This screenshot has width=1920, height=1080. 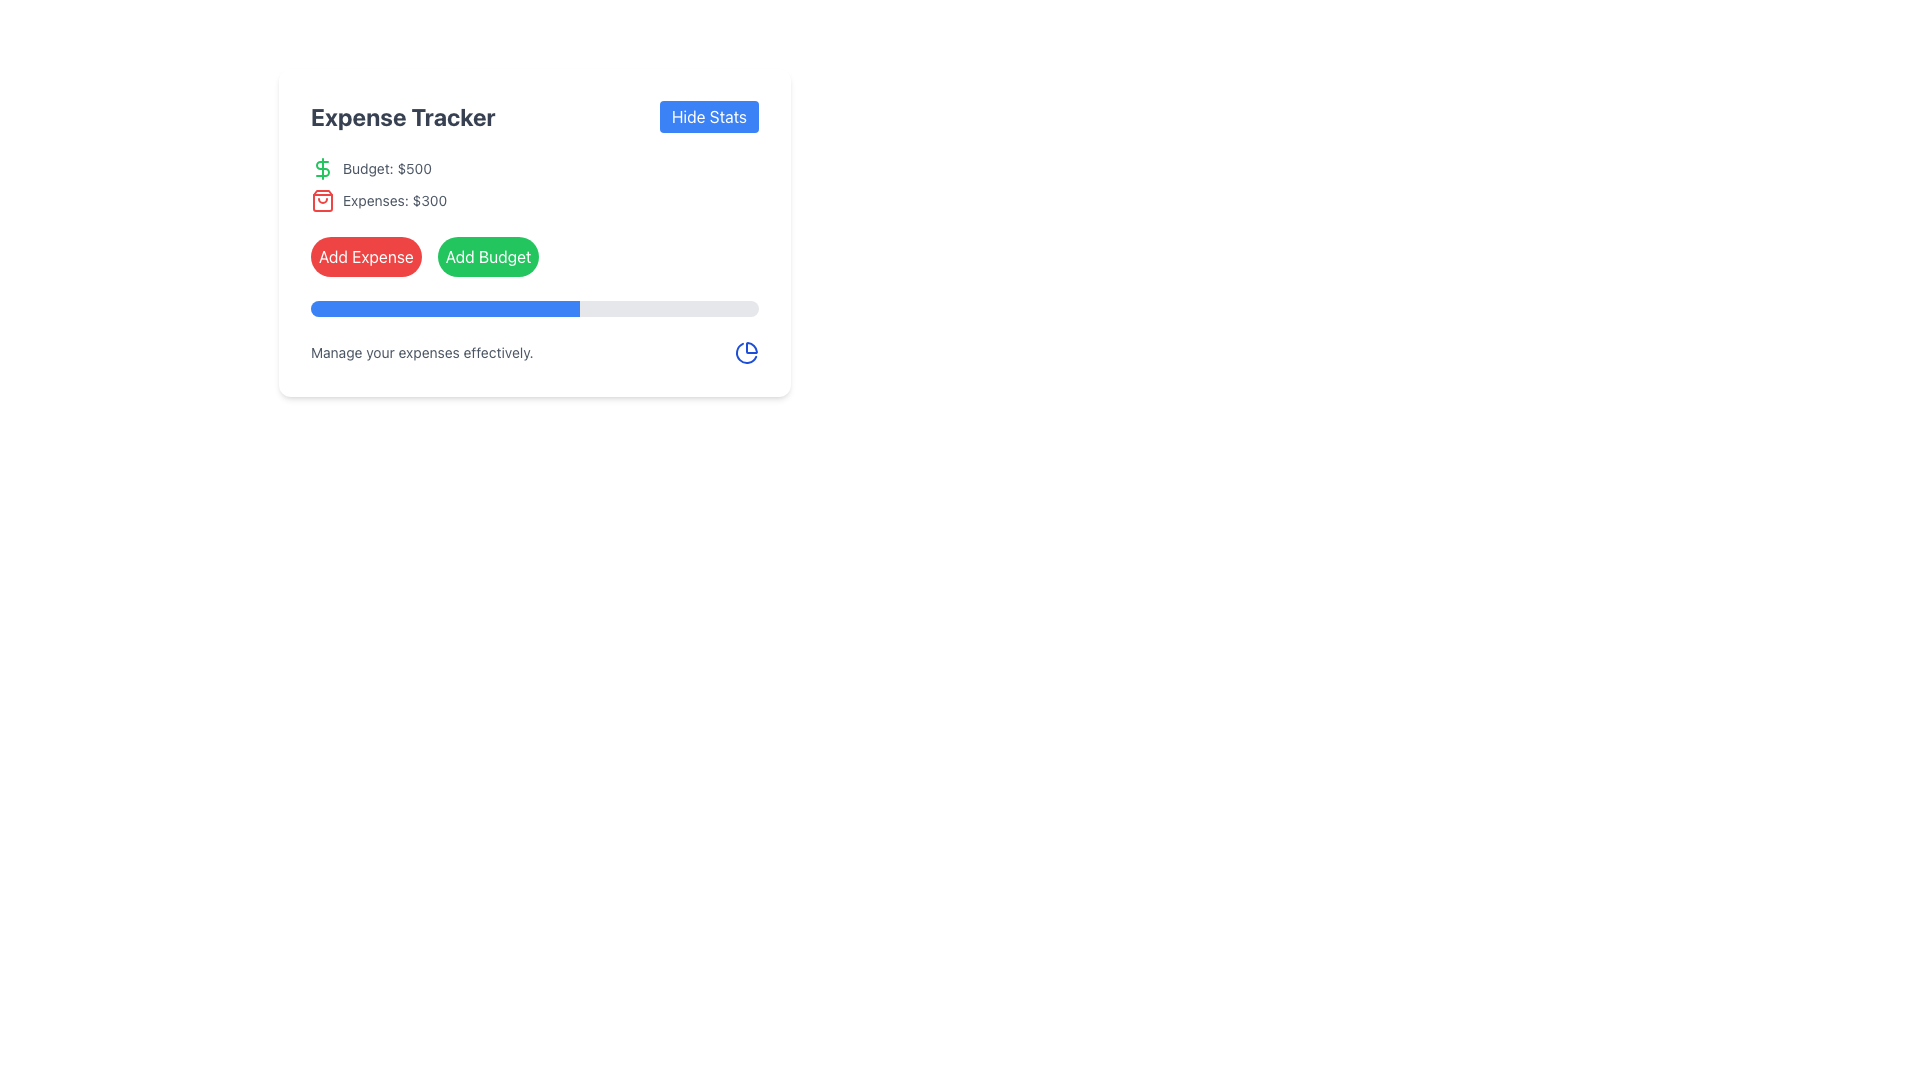 I want to click on text from the informational label located below the progress bar and above the pie-chart icon, so click(x=421, y=352).